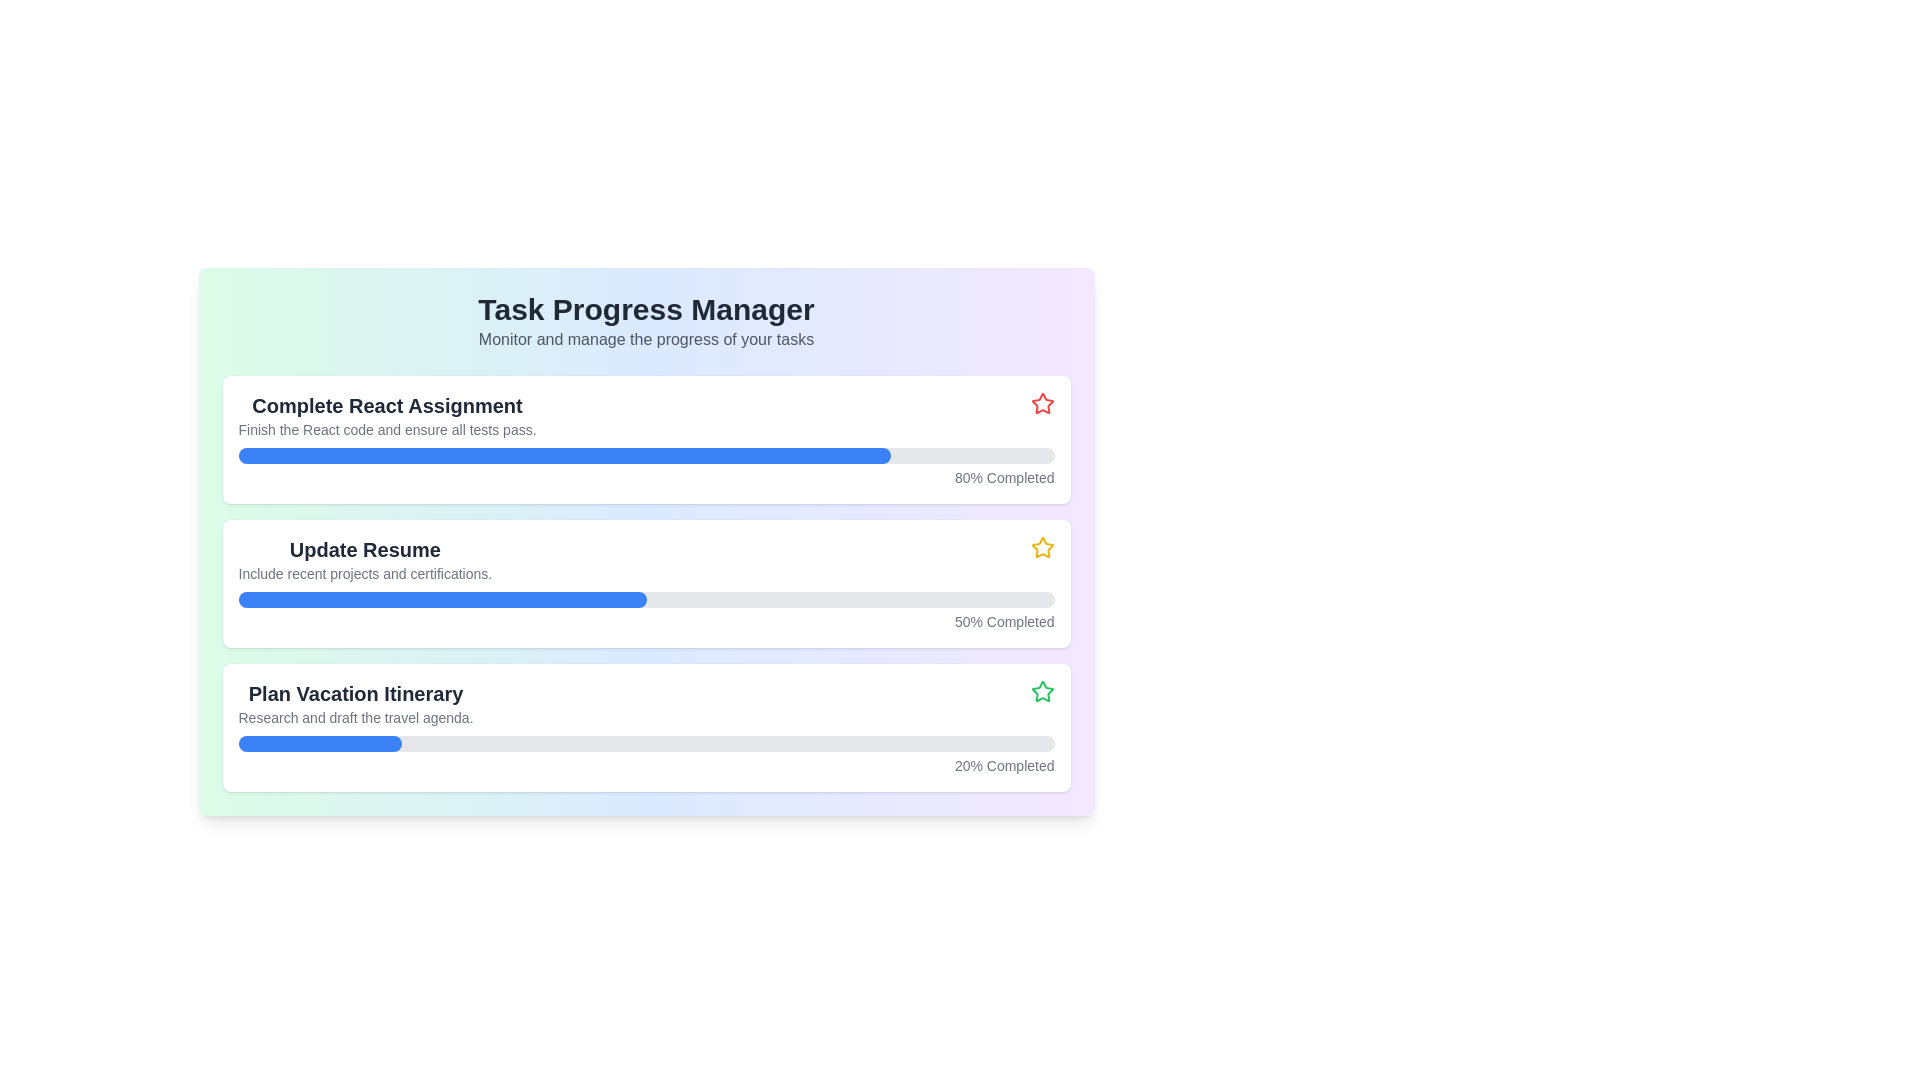 This screenshot has height=1080, width=1920. Describe the element at coordinates (365, 574) in the screenshot. I see `informational text located below the header 'Update Resume' in the second position of the task card` at that location.